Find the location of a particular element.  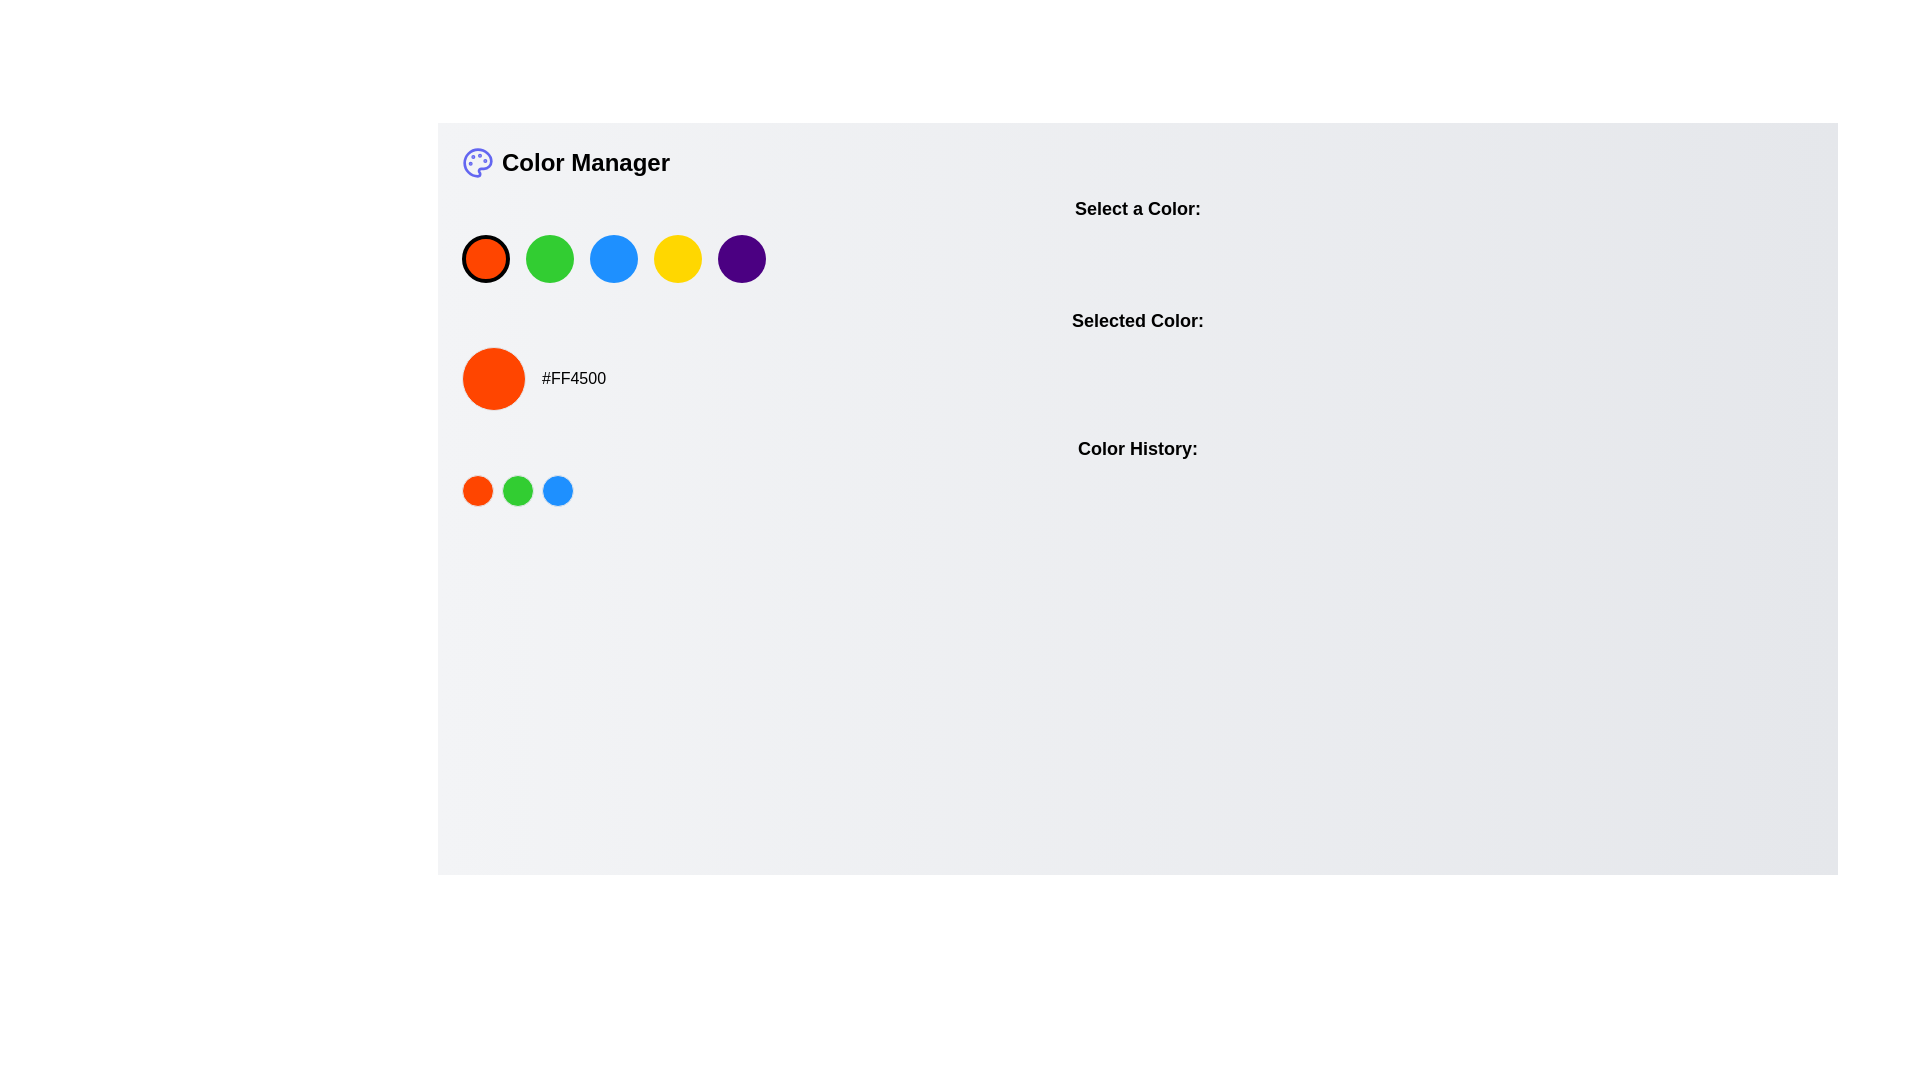

the third circular button with a blue background, located in a row of color indicator buttons is located at coordinates (557, 490).